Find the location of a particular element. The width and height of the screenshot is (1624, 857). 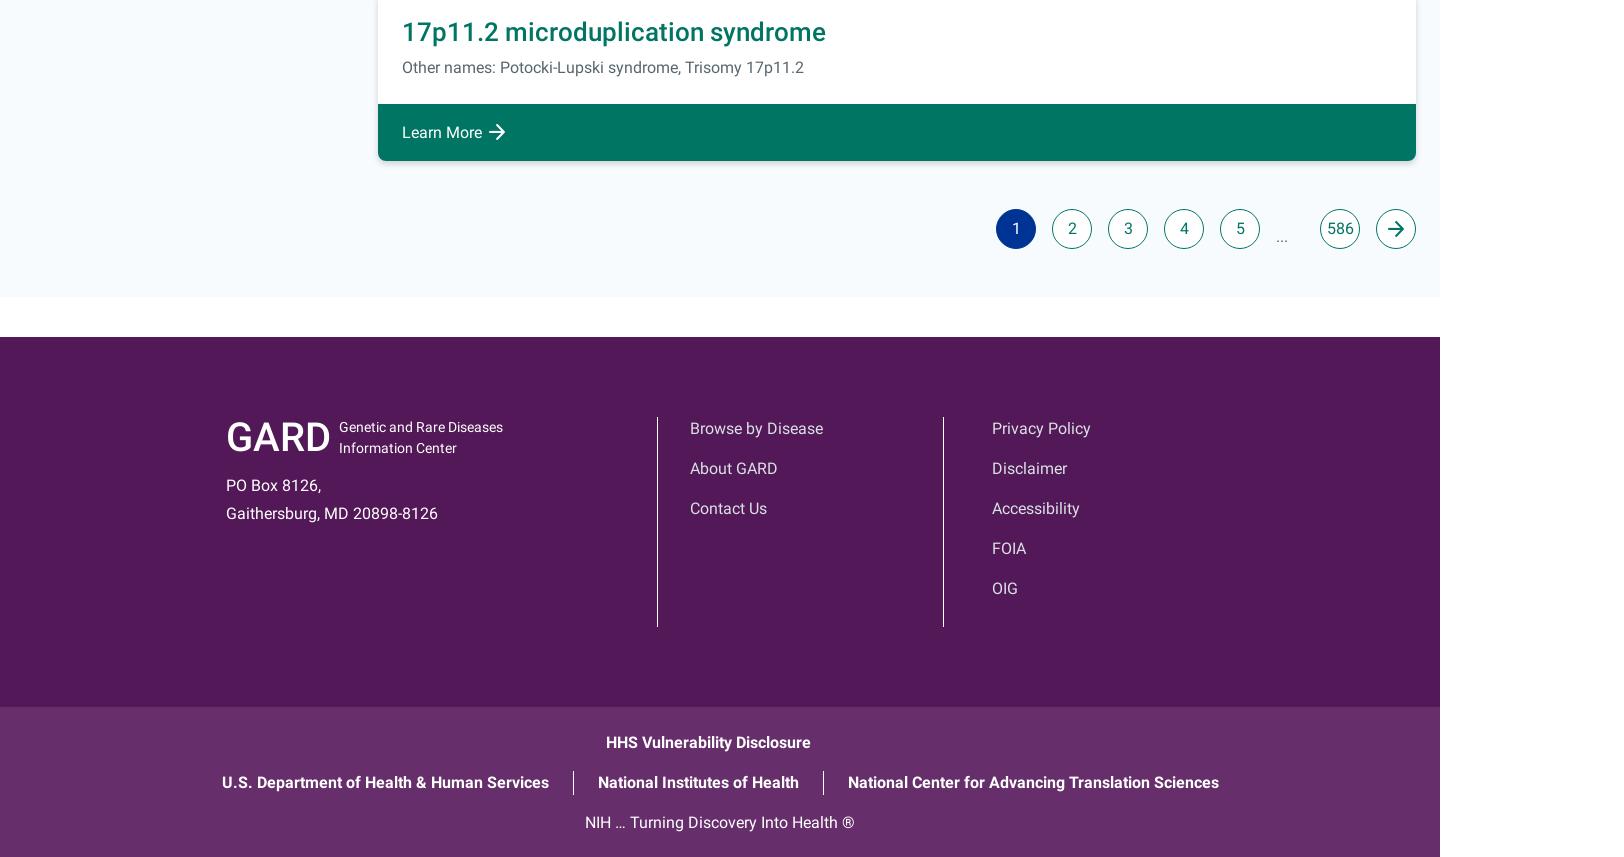

'PO Box 8126,' is located at coordinates (273, 484).